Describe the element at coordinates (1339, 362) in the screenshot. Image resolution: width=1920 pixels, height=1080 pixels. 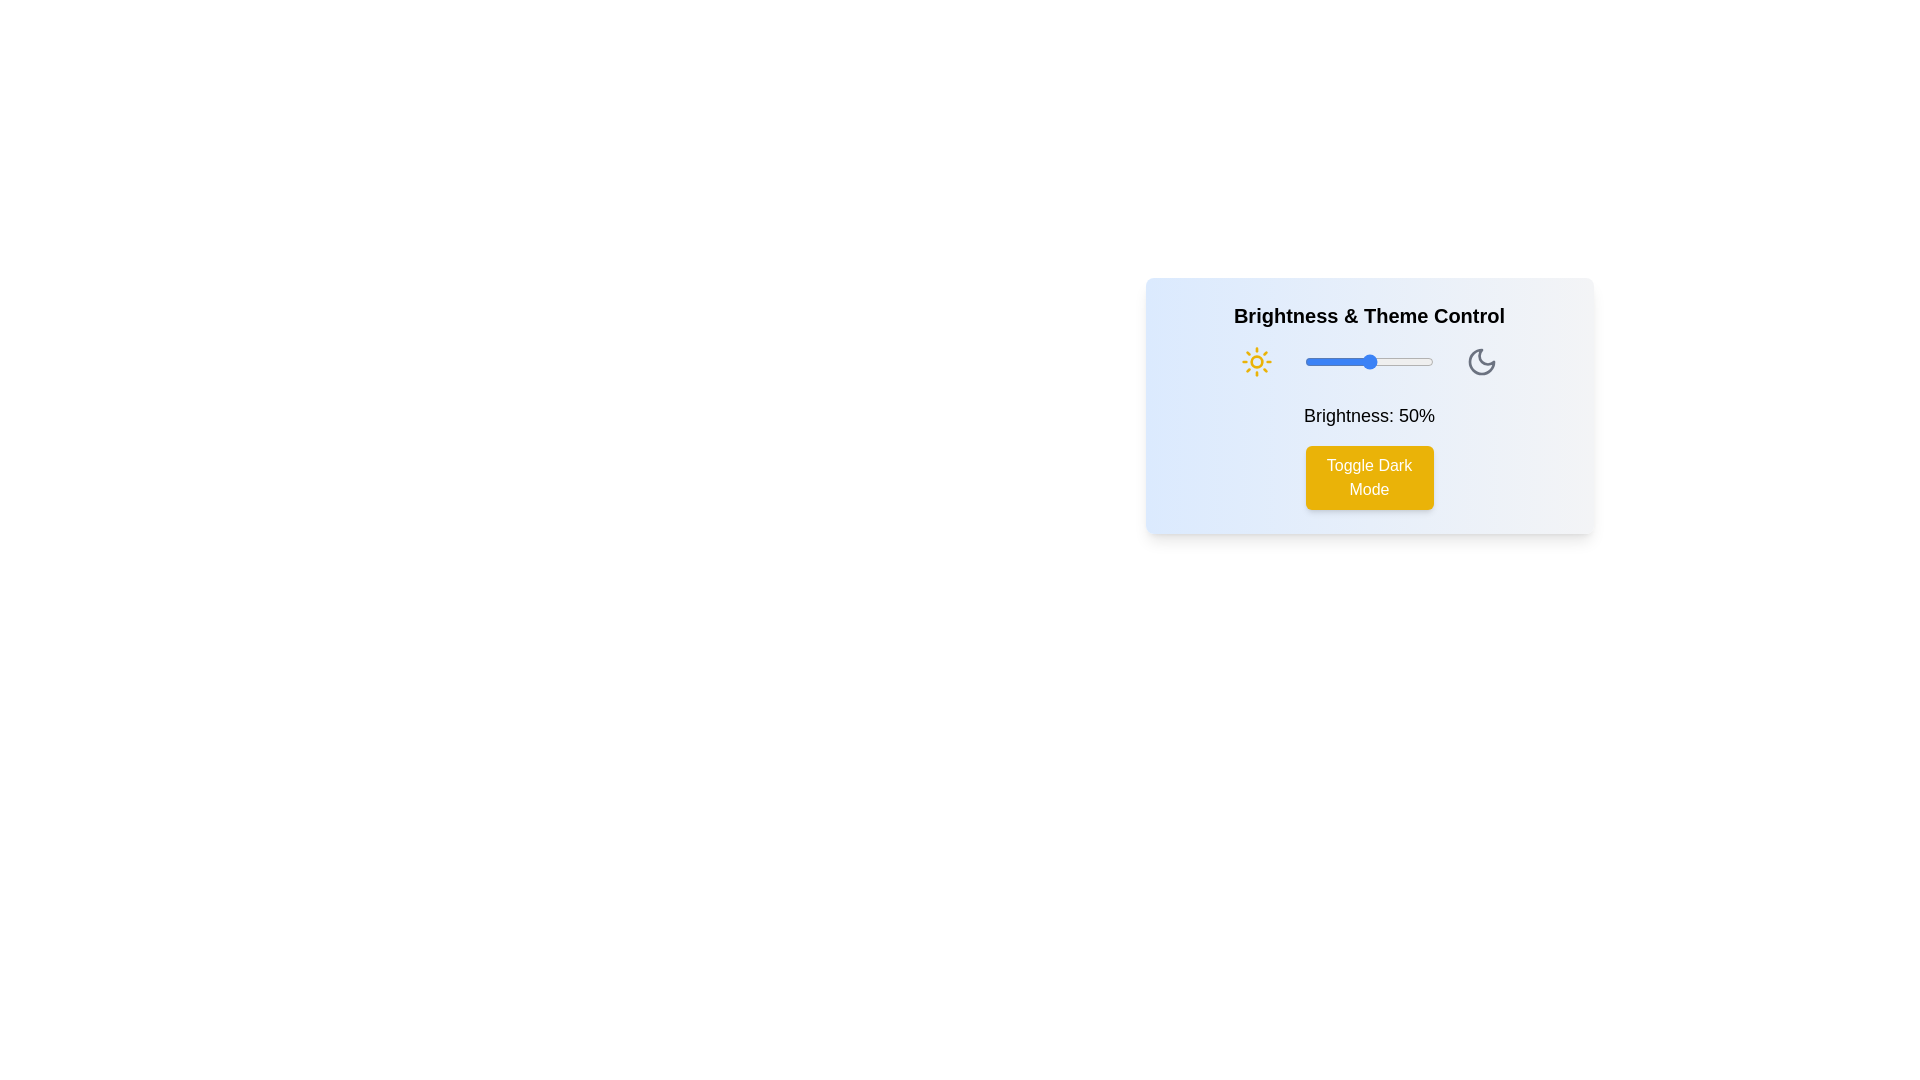
I see `the brightness level to 27% by dragging the slider` at that location.